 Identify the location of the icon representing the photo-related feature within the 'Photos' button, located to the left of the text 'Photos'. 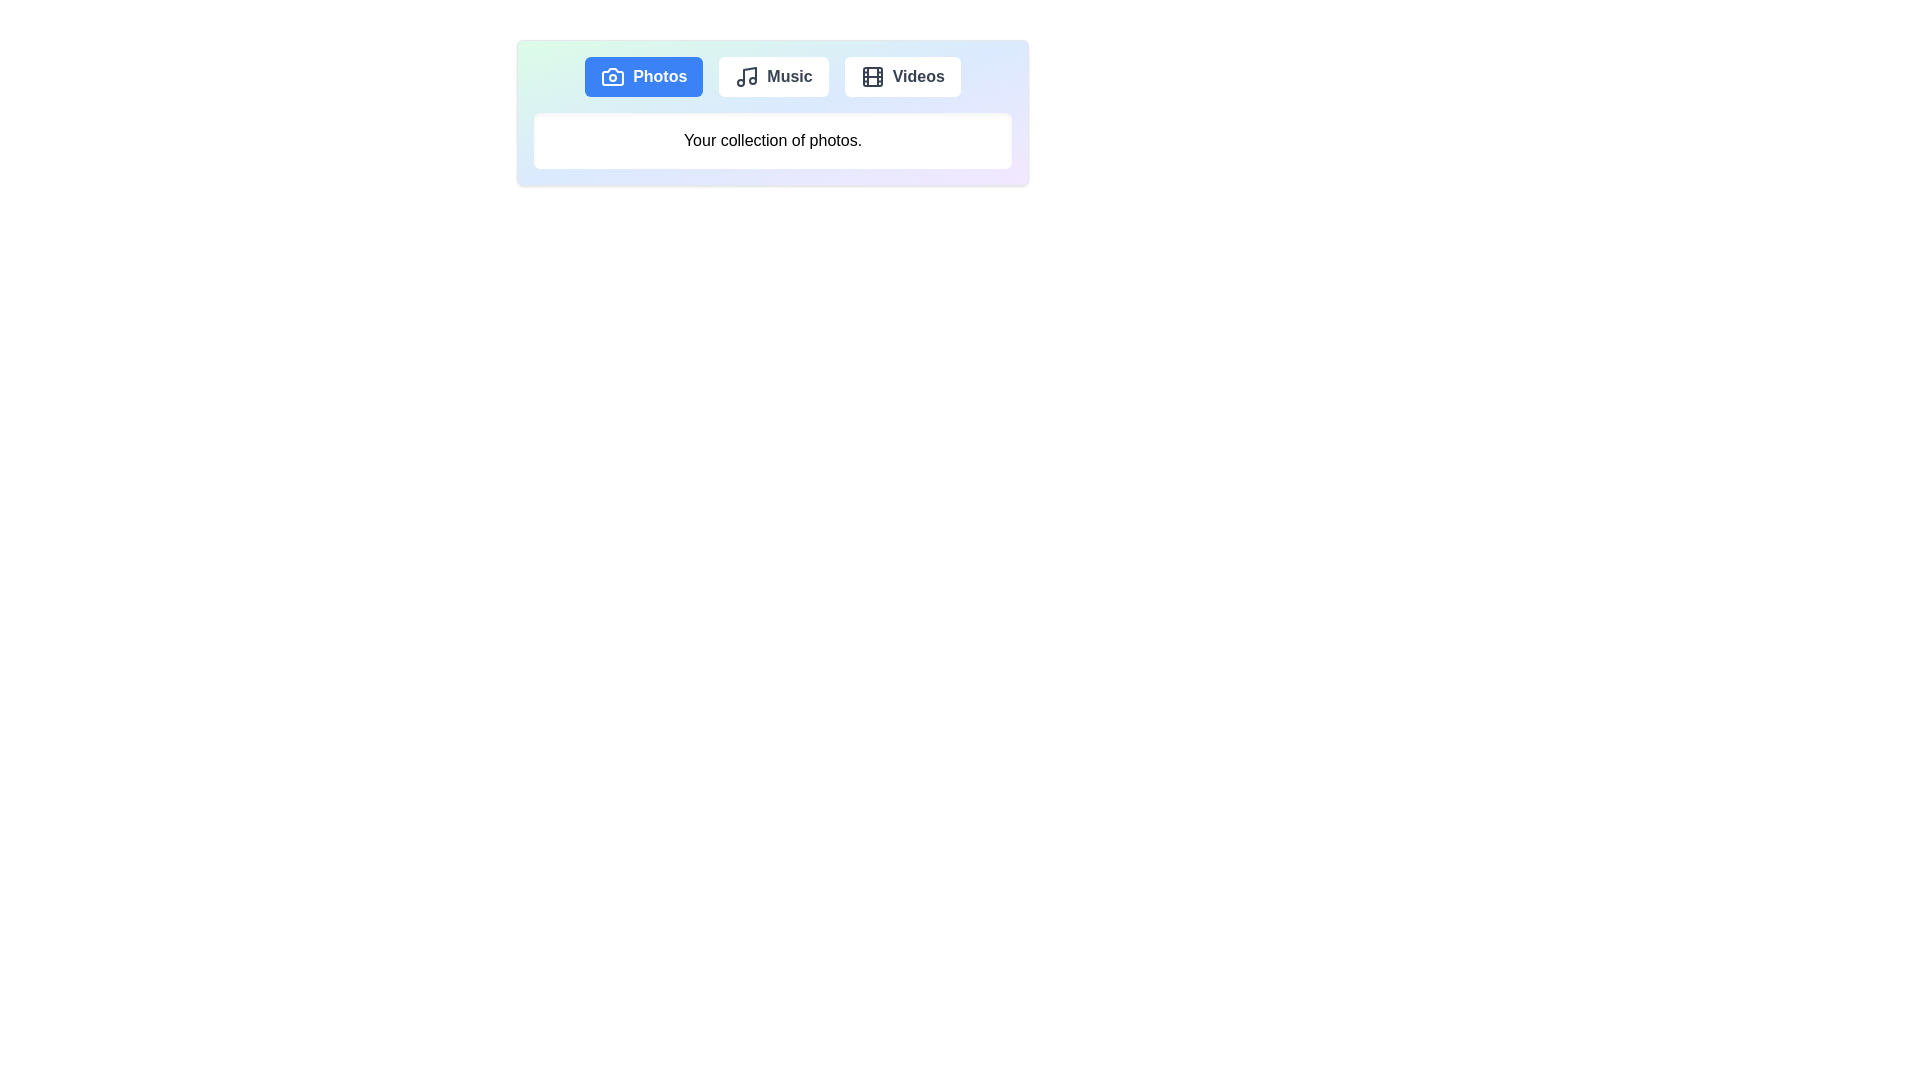
(612, 76).